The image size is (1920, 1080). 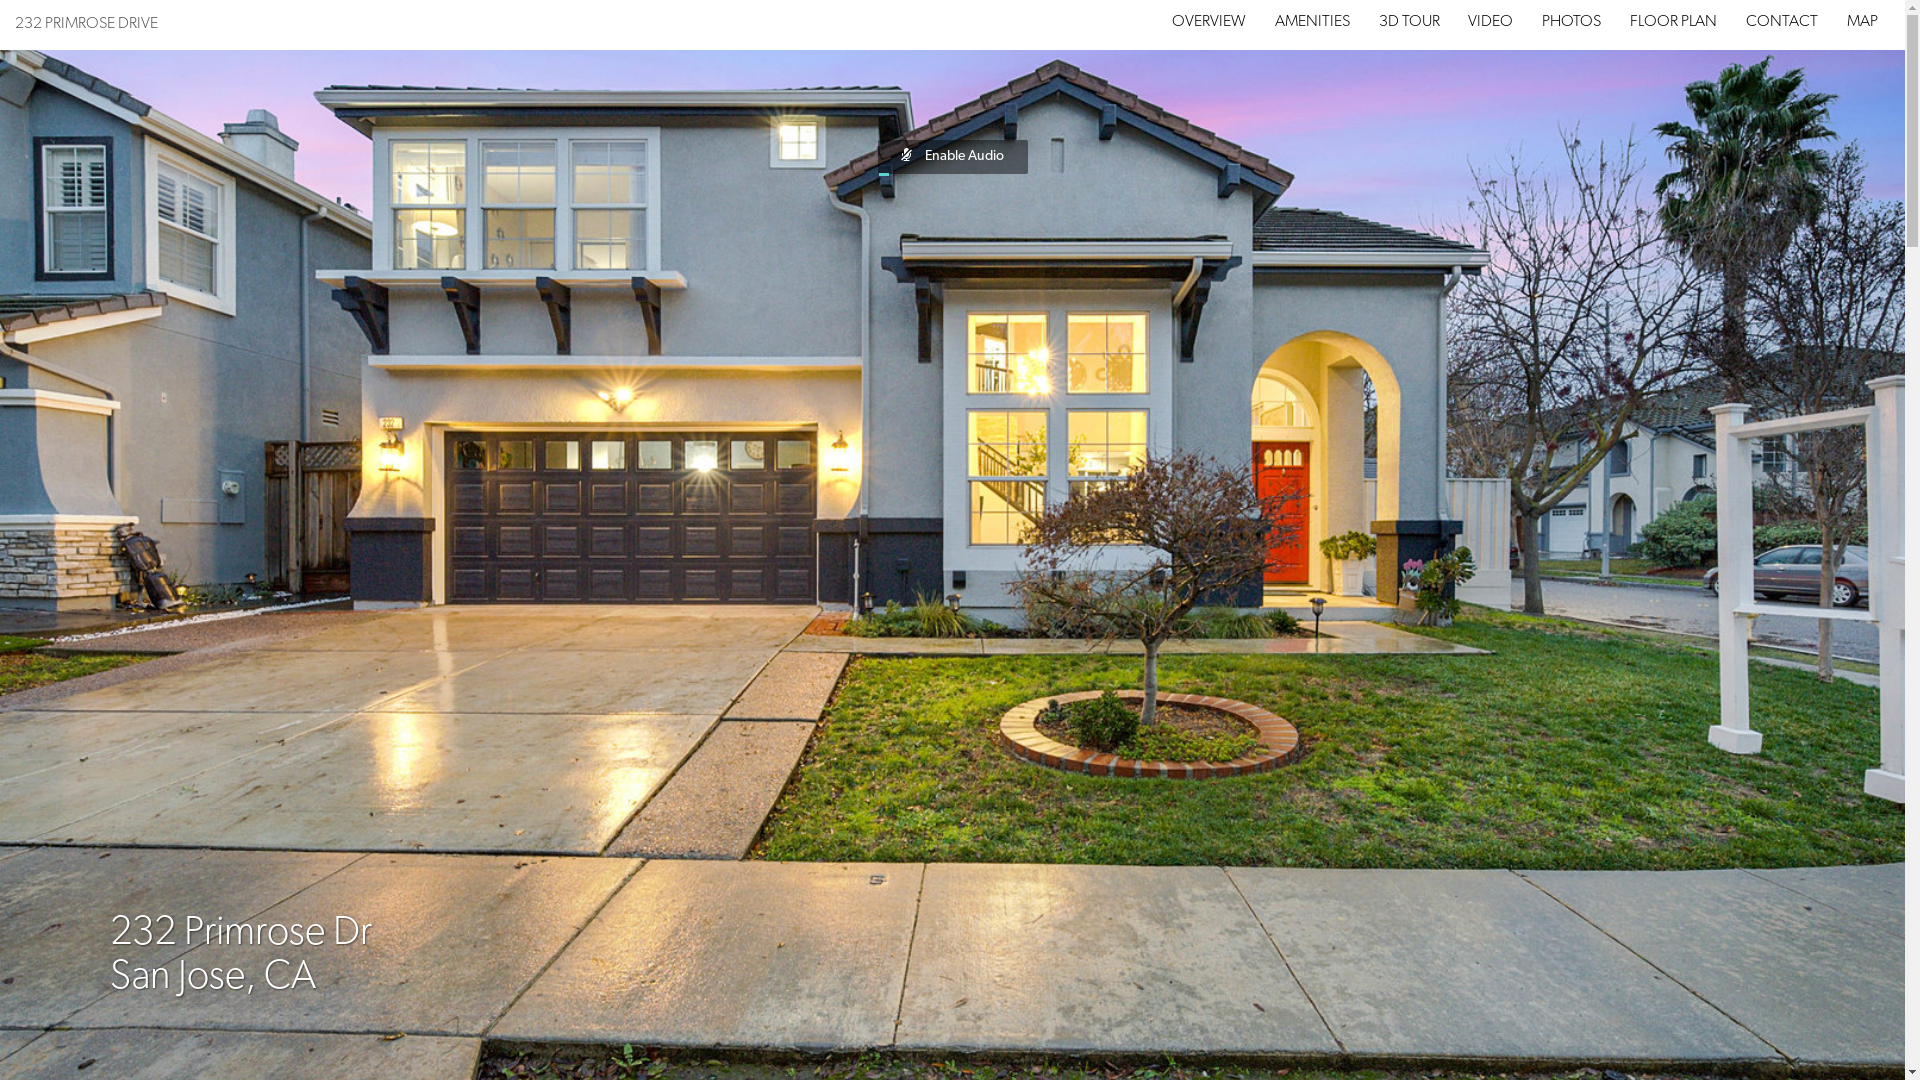 What do you see at coordinates (1312, 22) in the screenshot?
I see `'AMENITIES'` at bounding box center [1312, 22].